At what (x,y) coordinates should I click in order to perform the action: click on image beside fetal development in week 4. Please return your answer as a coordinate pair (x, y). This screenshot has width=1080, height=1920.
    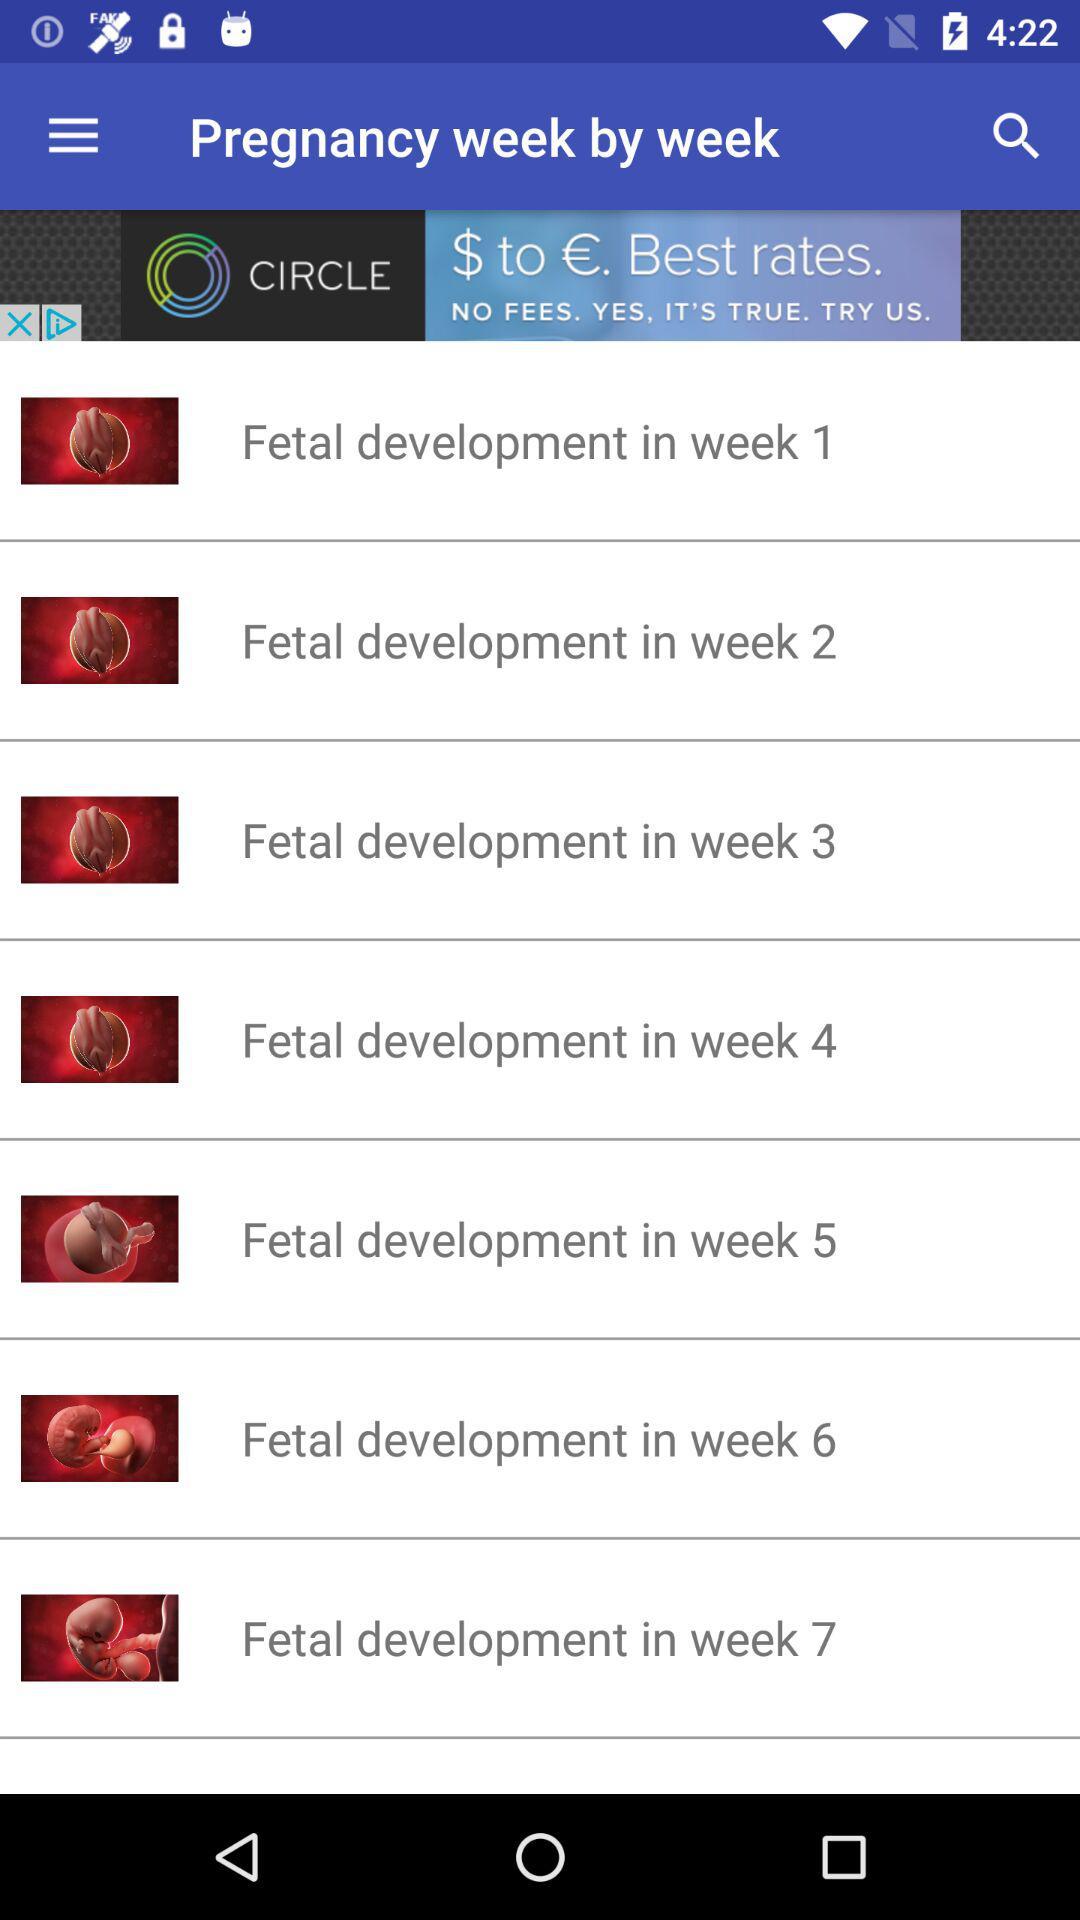
    Looking at the image, I should click on (100, 1039).